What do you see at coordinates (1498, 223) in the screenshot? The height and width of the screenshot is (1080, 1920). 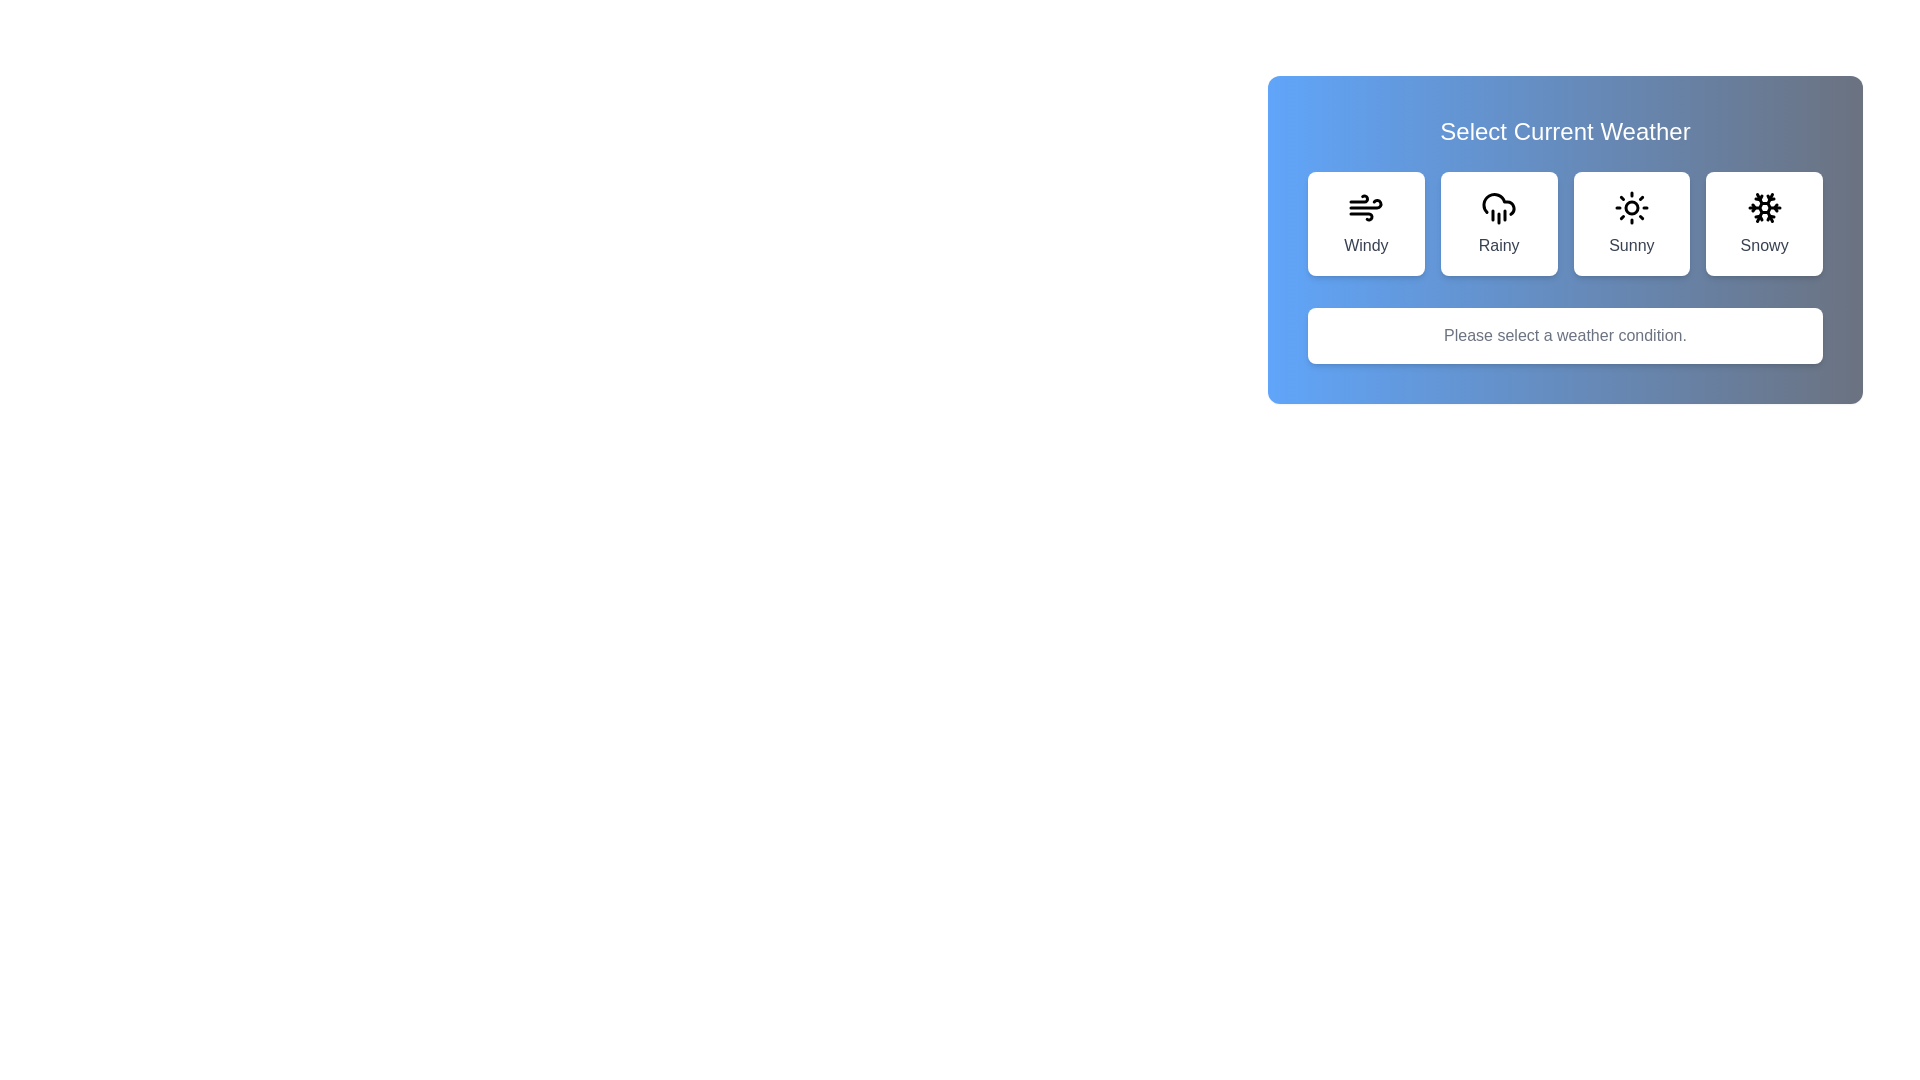 I see `the weather option Rainy` at bounding box center [1498, 223].